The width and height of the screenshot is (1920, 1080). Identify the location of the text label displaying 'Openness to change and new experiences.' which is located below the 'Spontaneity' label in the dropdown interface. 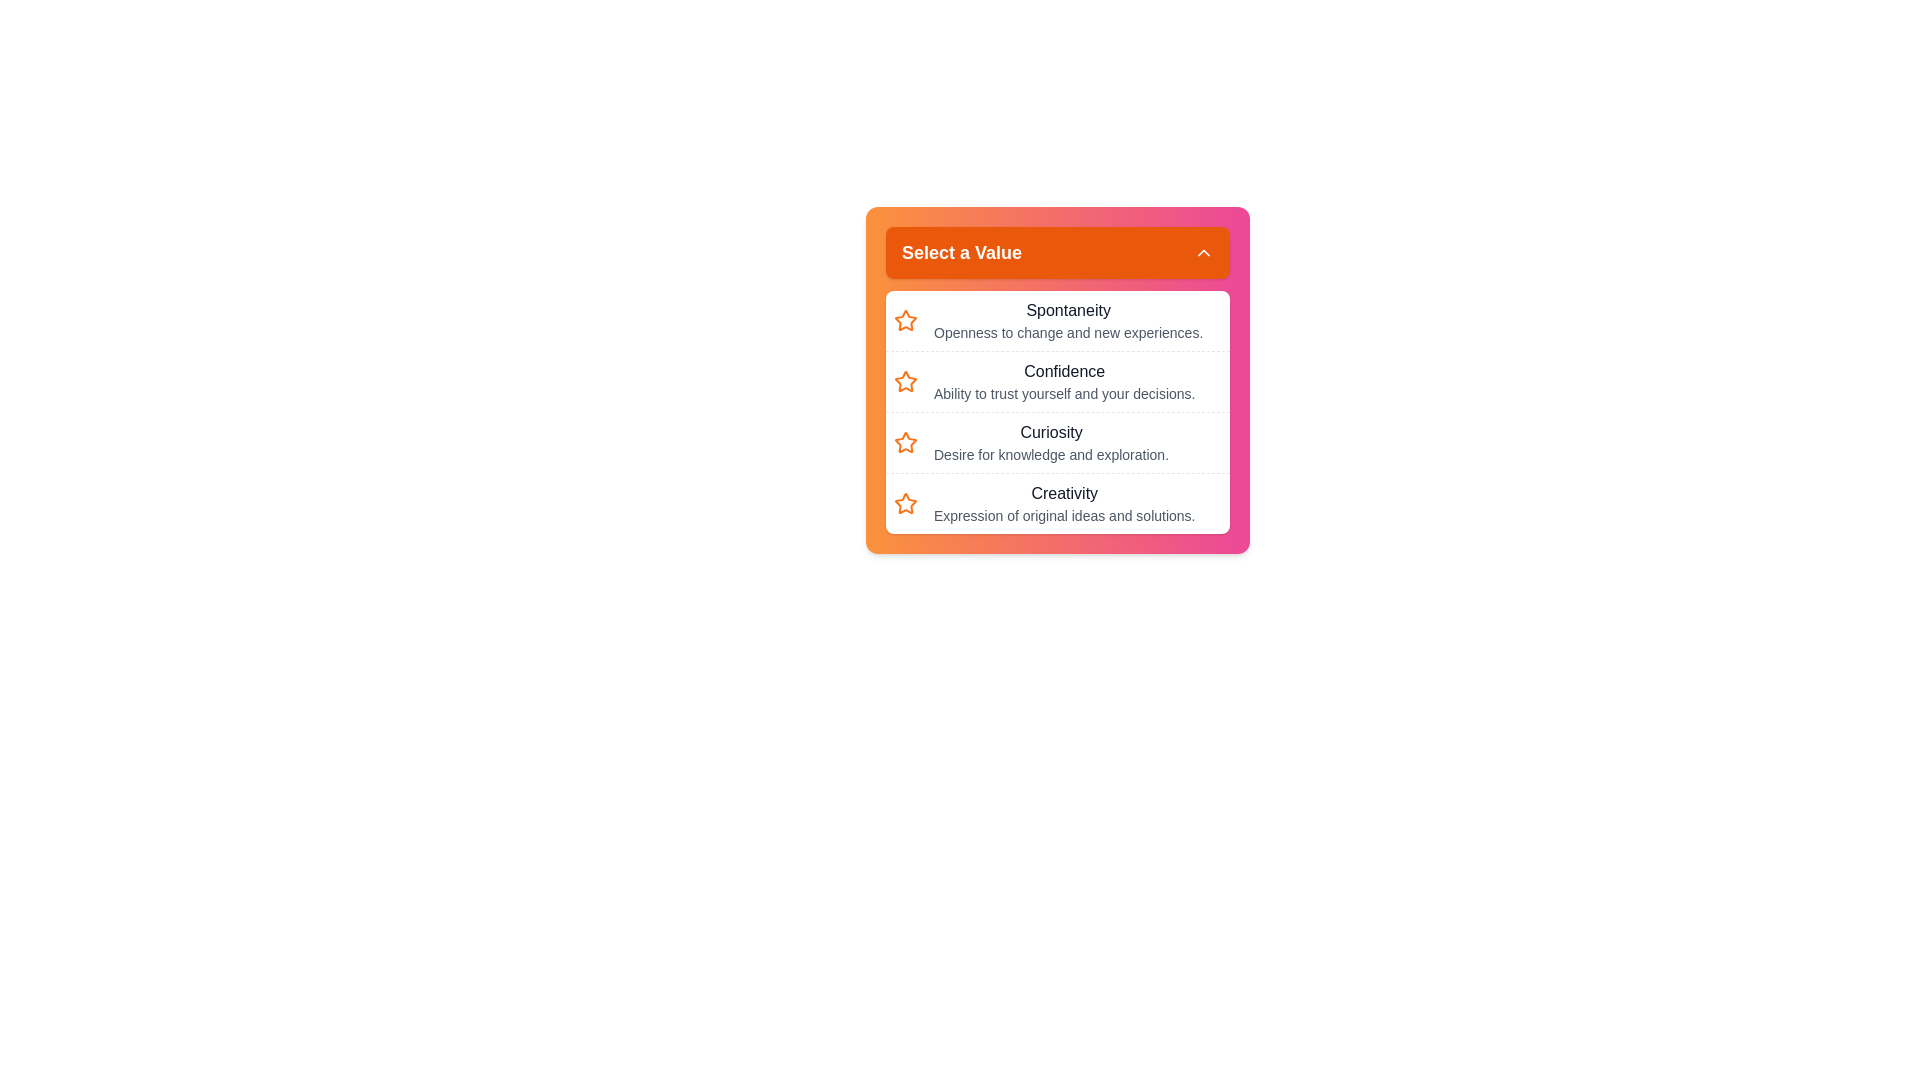
(1067, 331).